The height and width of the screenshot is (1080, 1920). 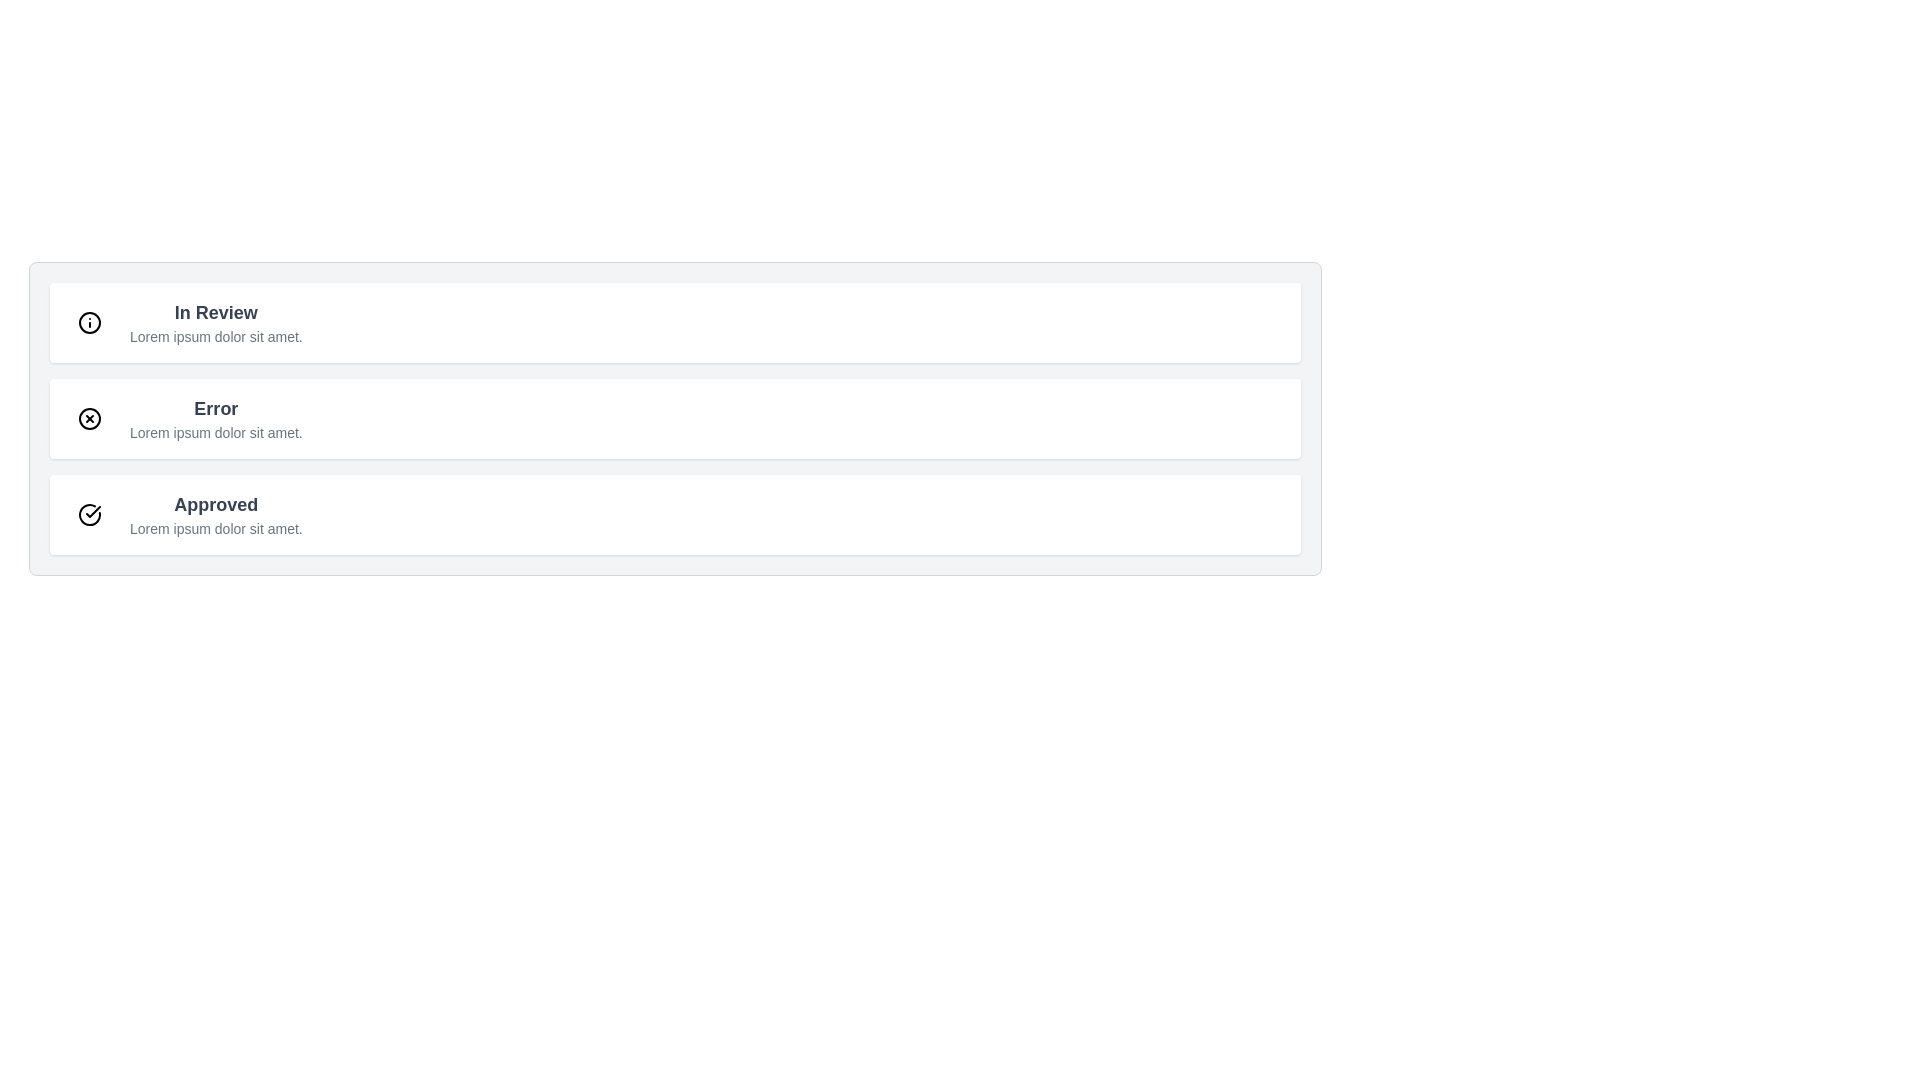 What do you see at coordinates (89, 514) in the screenshot?
I see `the circular green icon with a checkmark that indicates an approval state, located to the left of the text 'Approved' in the third line of status indicators` at bounding box center [89, 514].